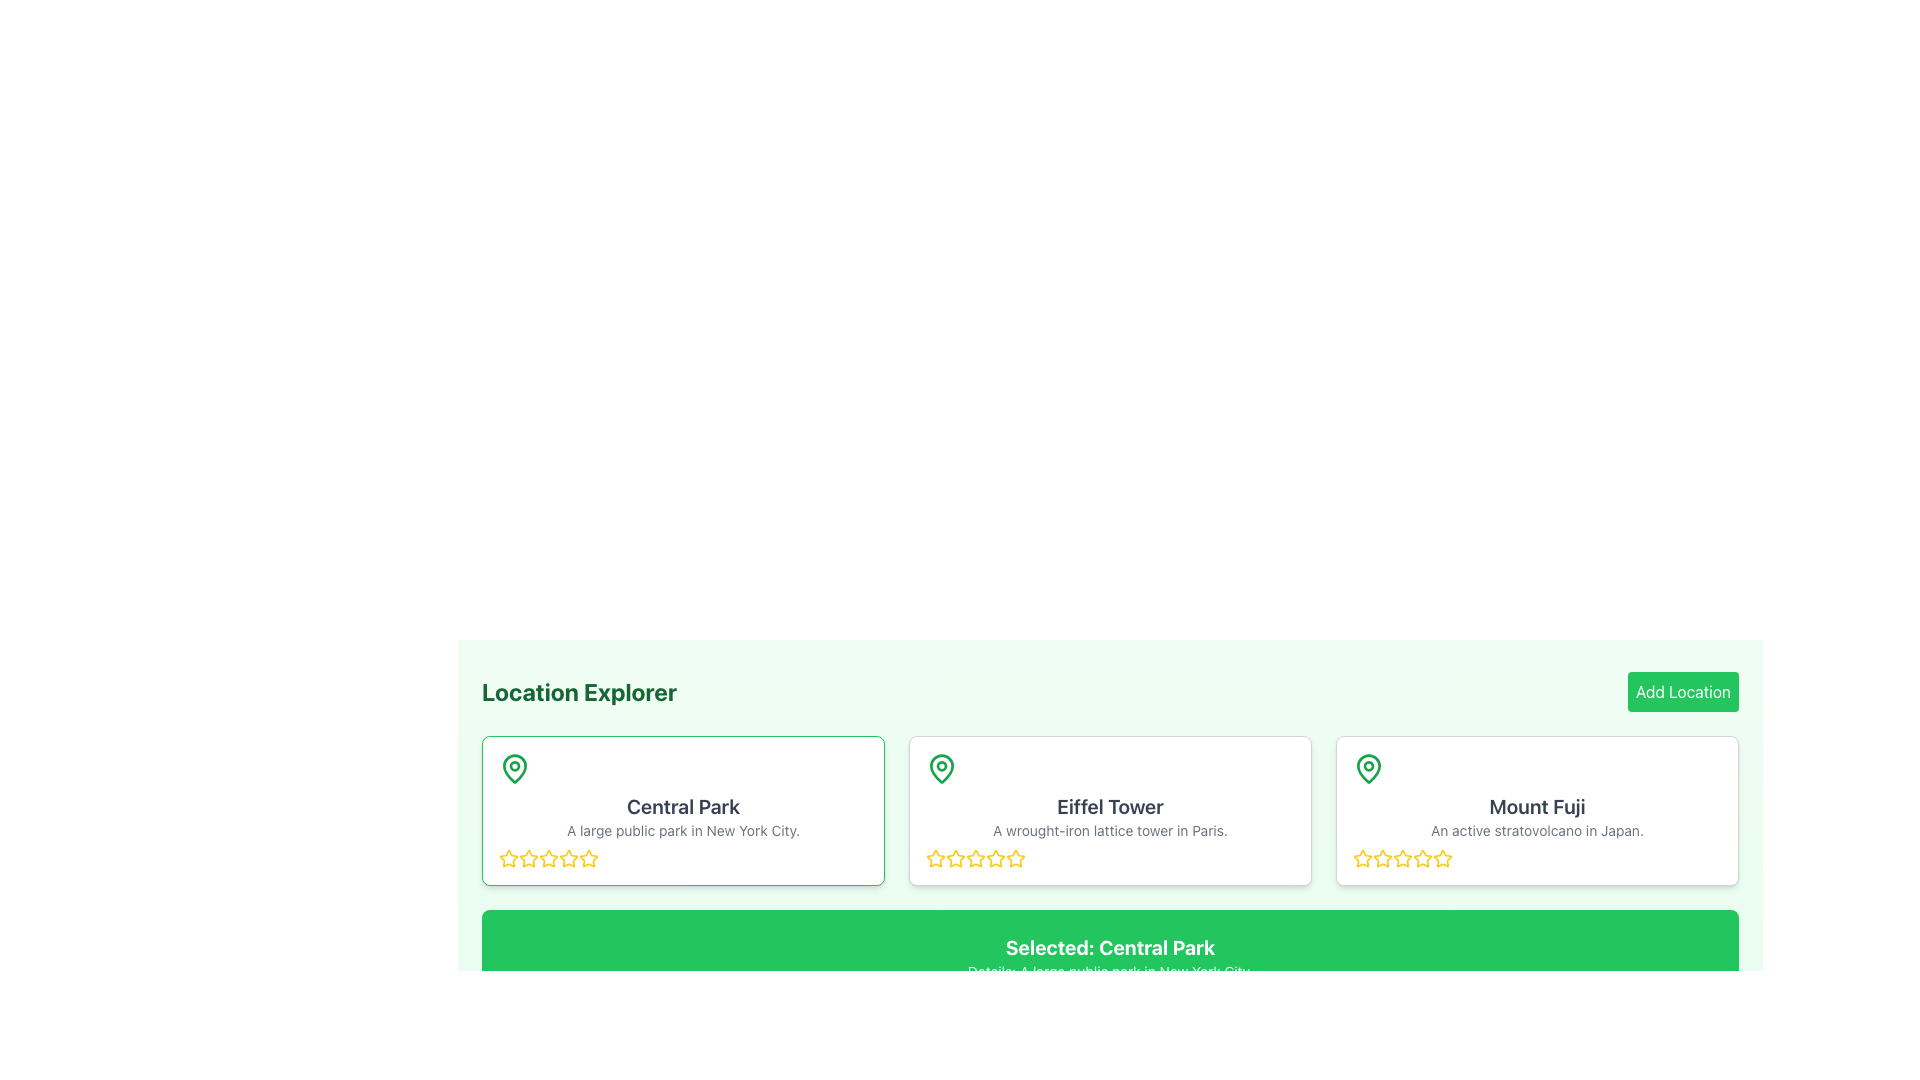 This screenshot has height=1080, width=1920. I want to click on the first star-shaped rating icon for 'Mount Fuji' in the 'Location Explorer' interface to rate it, so click(1361, 856).